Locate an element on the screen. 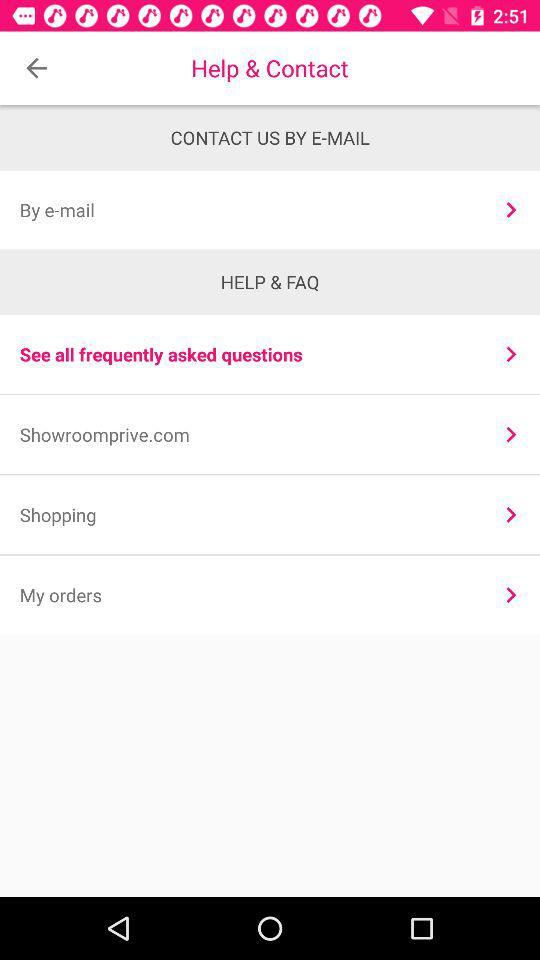 Image resolution: width=540 pixels, height=960 pixels. item next to the shopping is located at coordinates (511, 513).